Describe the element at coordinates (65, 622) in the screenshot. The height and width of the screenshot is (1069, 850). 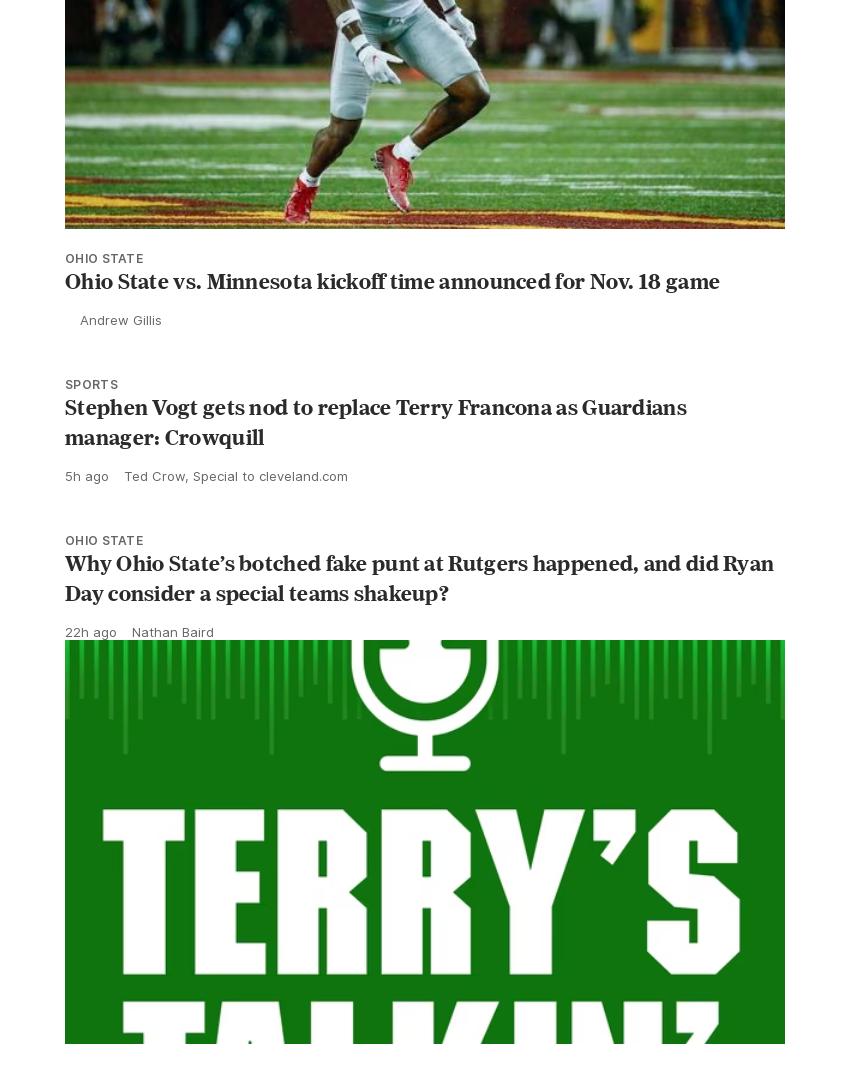
I see `'Why Ohio State’s botched fake punt at Rutgers happened, and did Ryan Day consider a special teams shakeup?'` at that location.